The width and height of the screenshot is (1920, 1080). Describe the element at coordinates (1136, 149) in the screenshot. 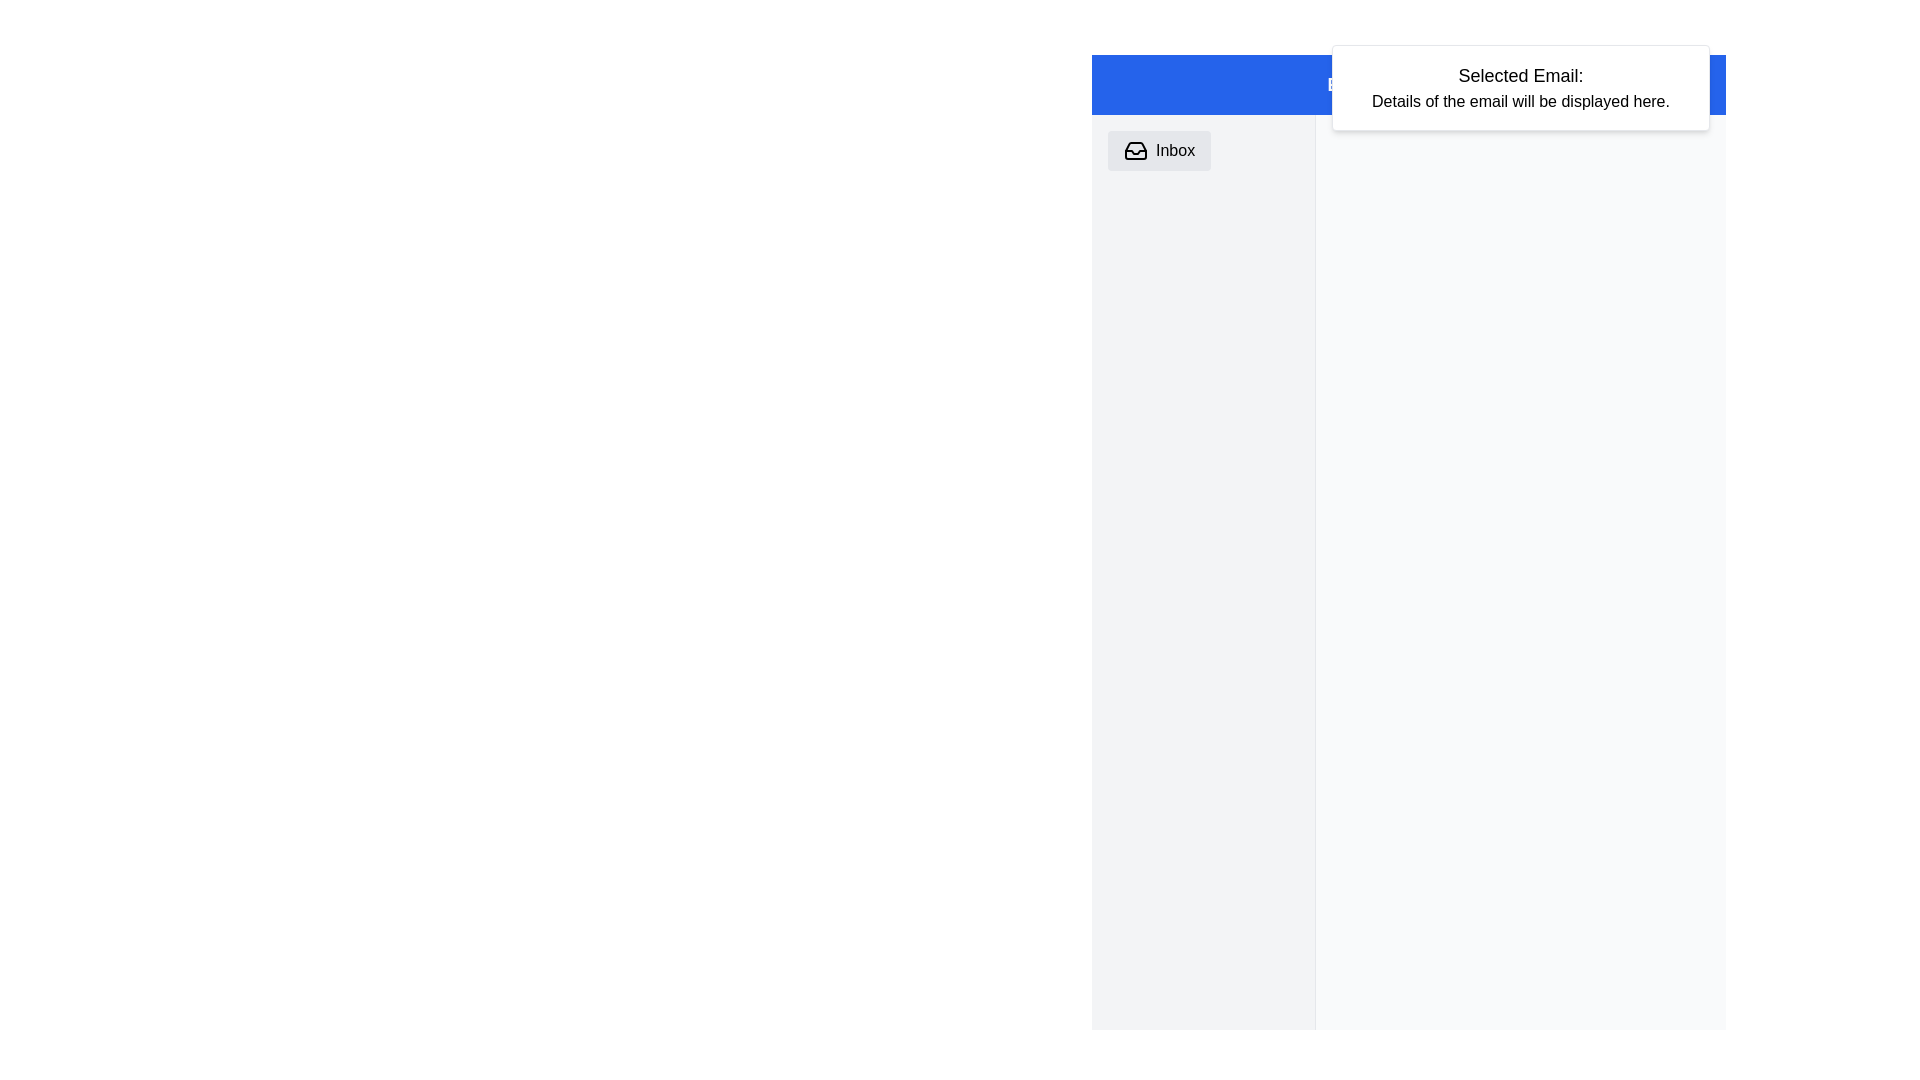

I see `decorative vector graphic of the inbox icon located to the left of the 'Inbox' label in the sidebar area` at that location.